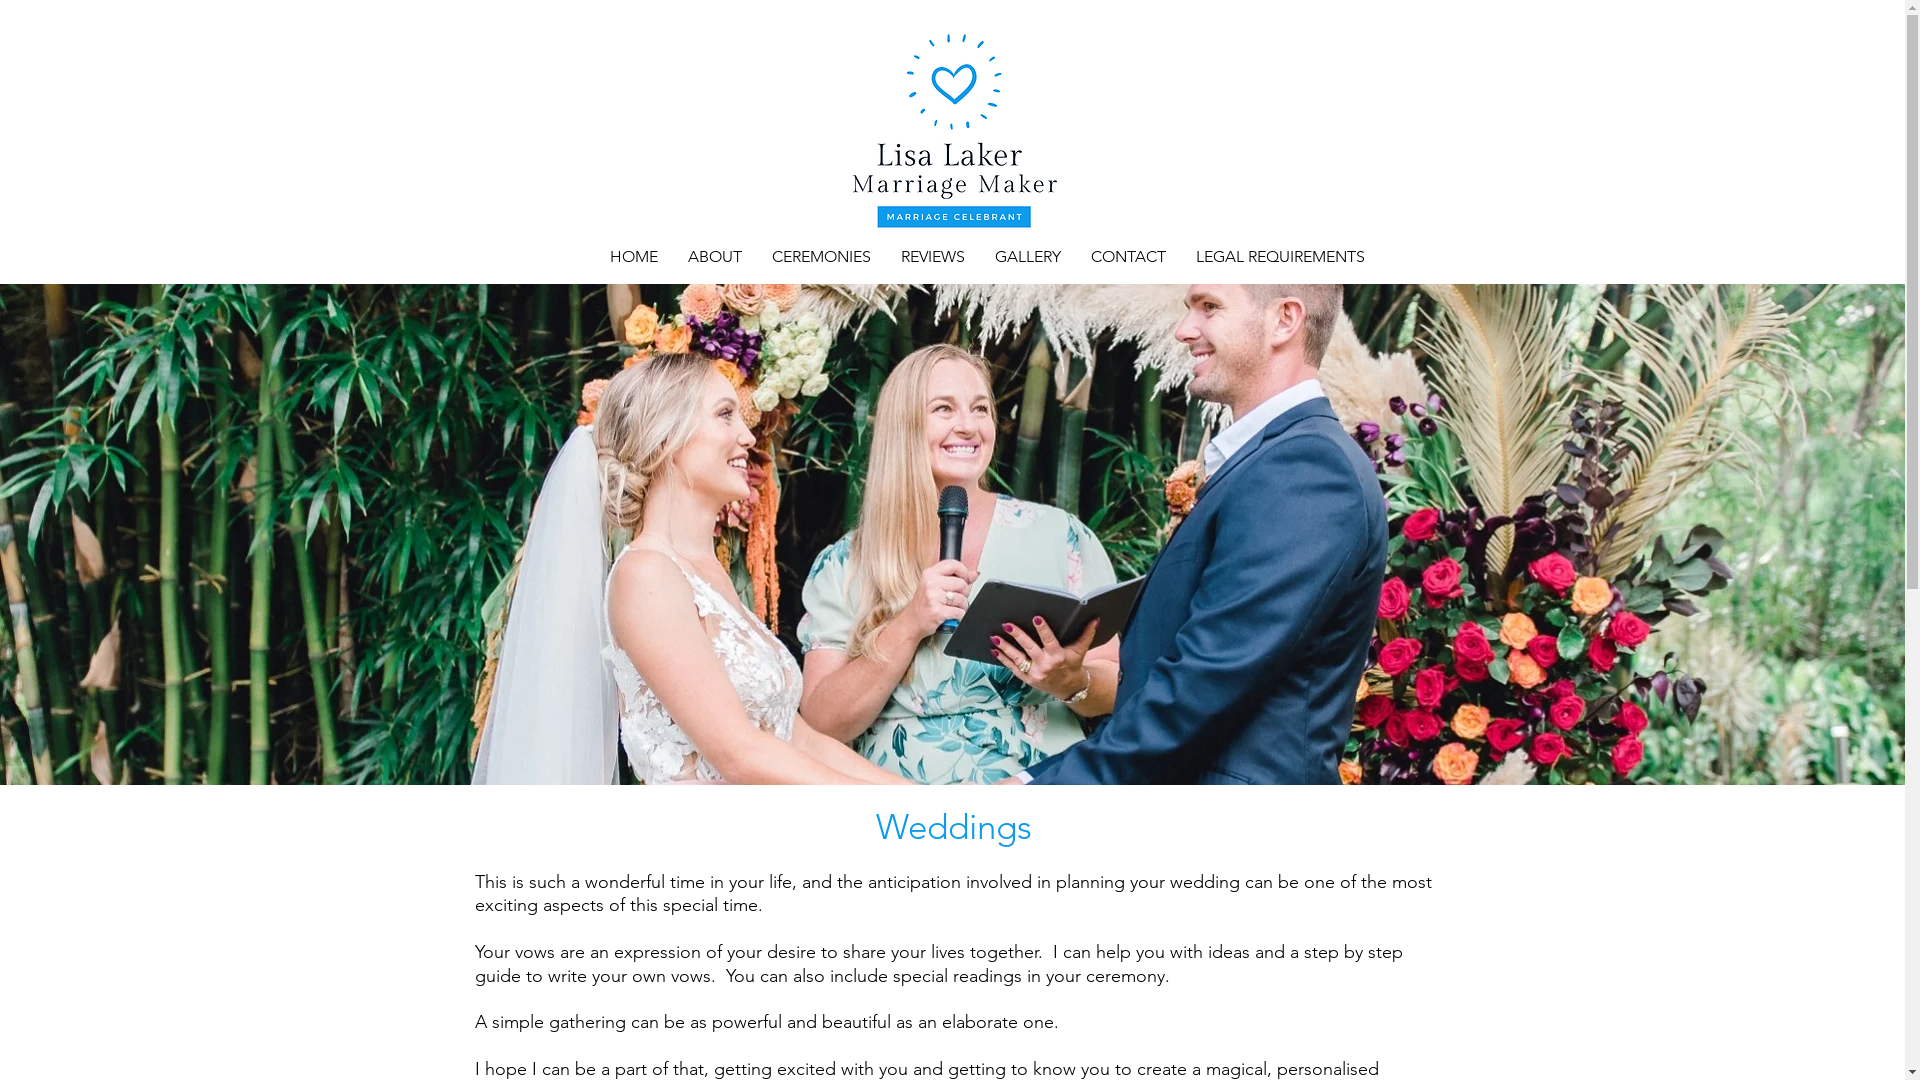  What do you see at coordinates (632, 256) in the screenshot?
I see `'HOME'` at bounding box center [632, 256].